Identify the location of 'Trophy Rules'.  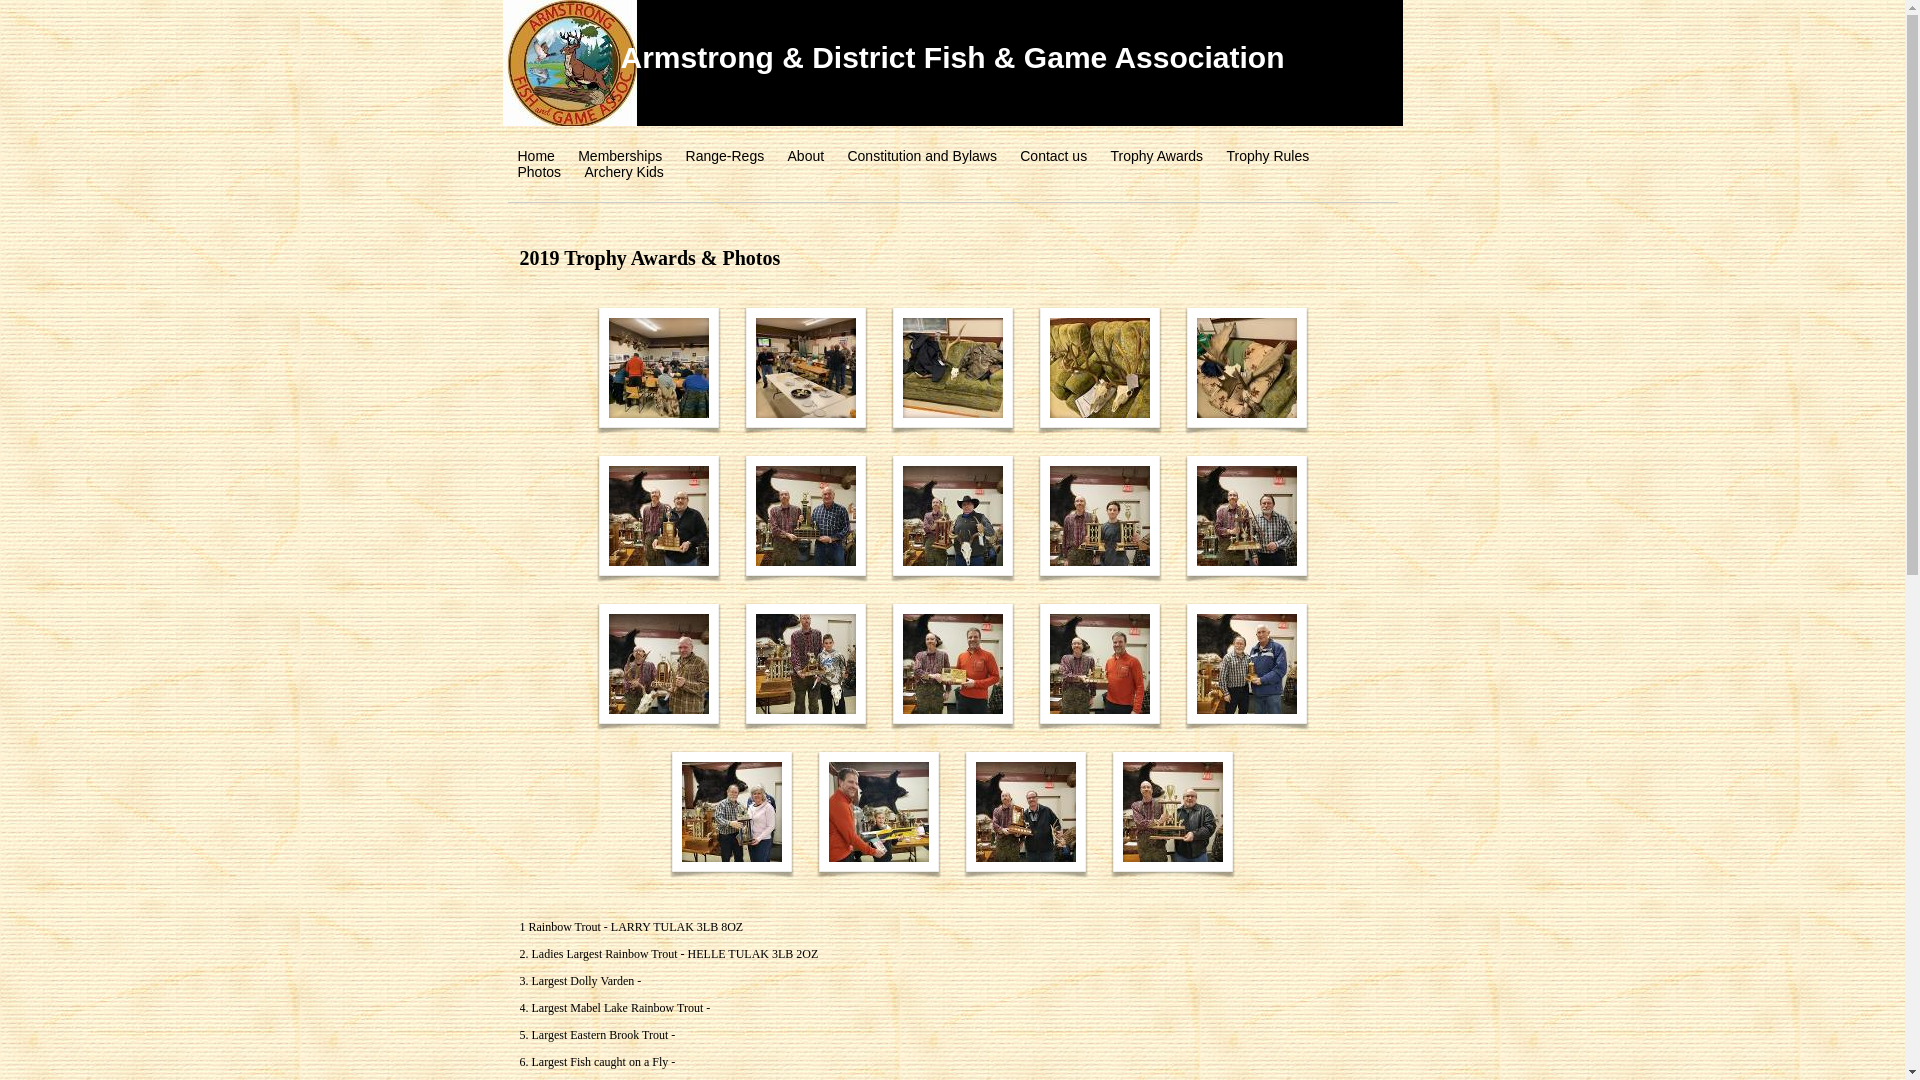
(1266, 154).